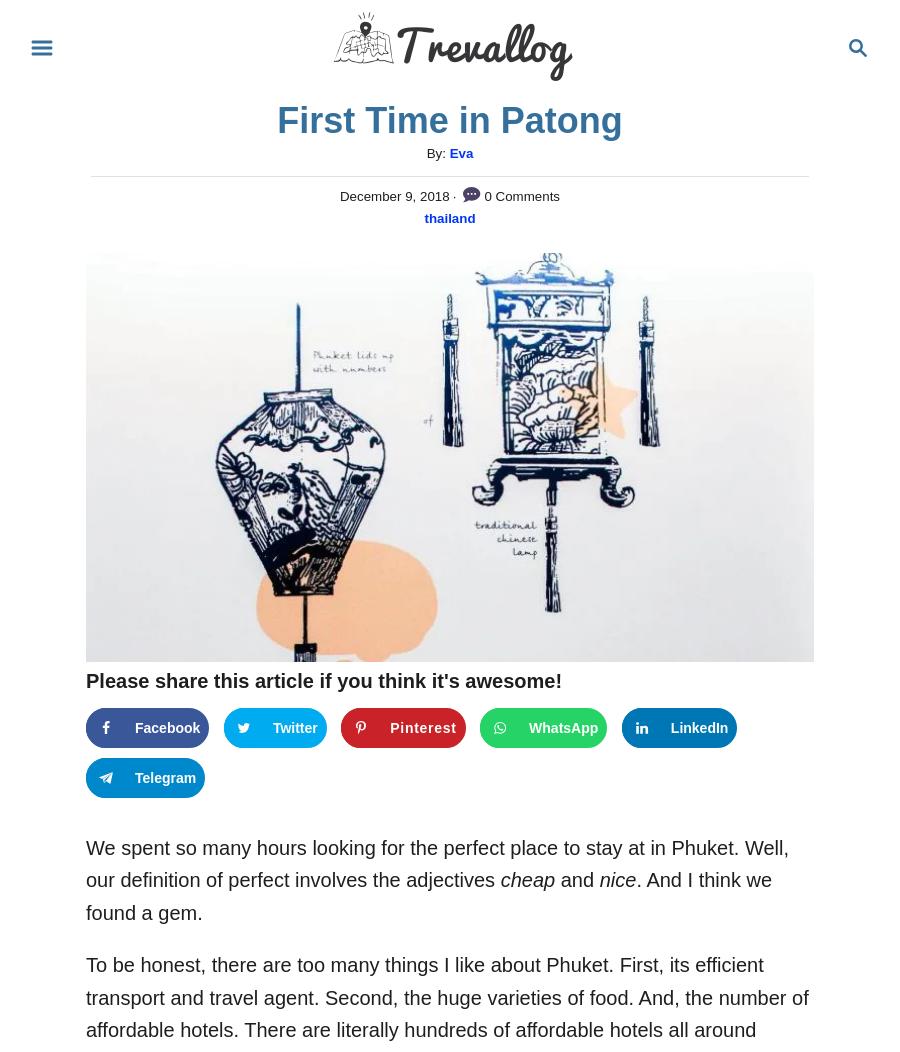  I want to click on '0 Comments', so click(478, 196).